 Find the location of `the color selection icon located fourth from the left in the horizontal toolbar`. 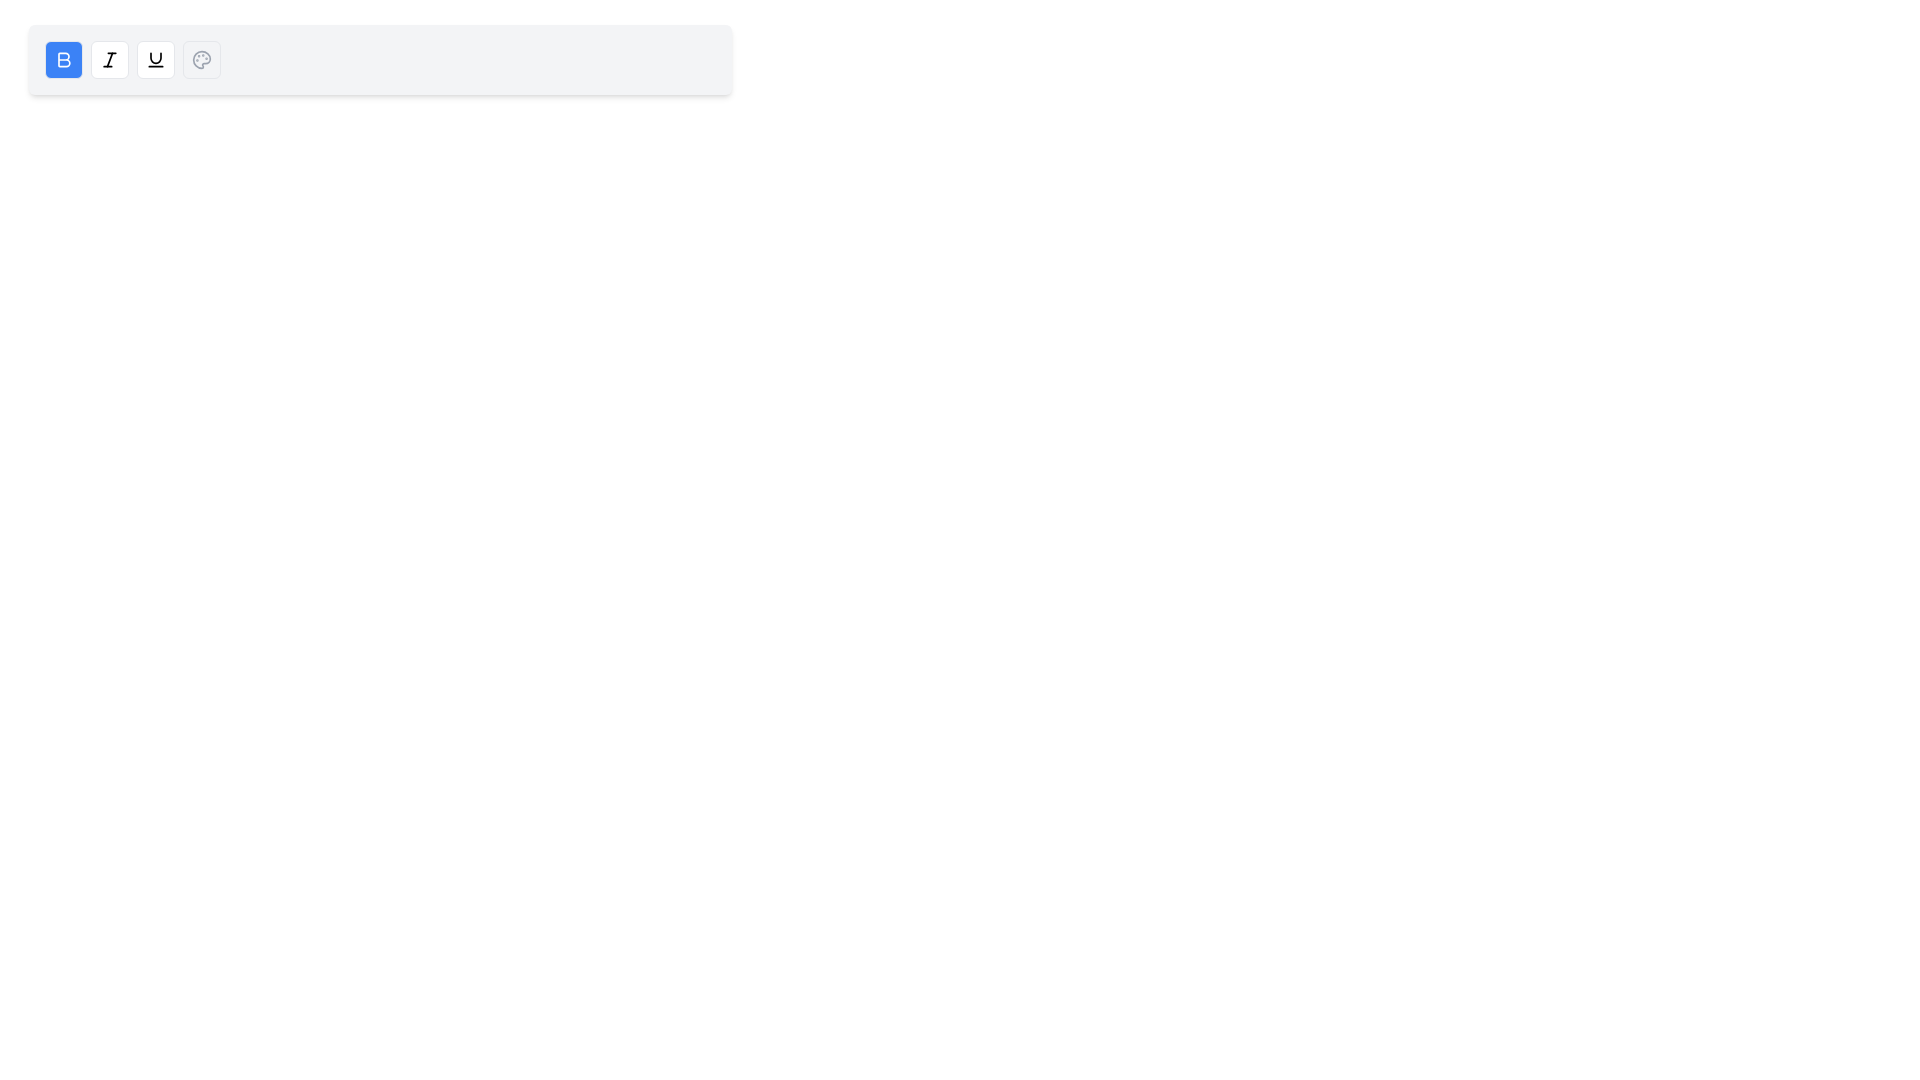

the color selection icon located fourth from the left in the horizontal toolbar is located at coordinates (201, 59).